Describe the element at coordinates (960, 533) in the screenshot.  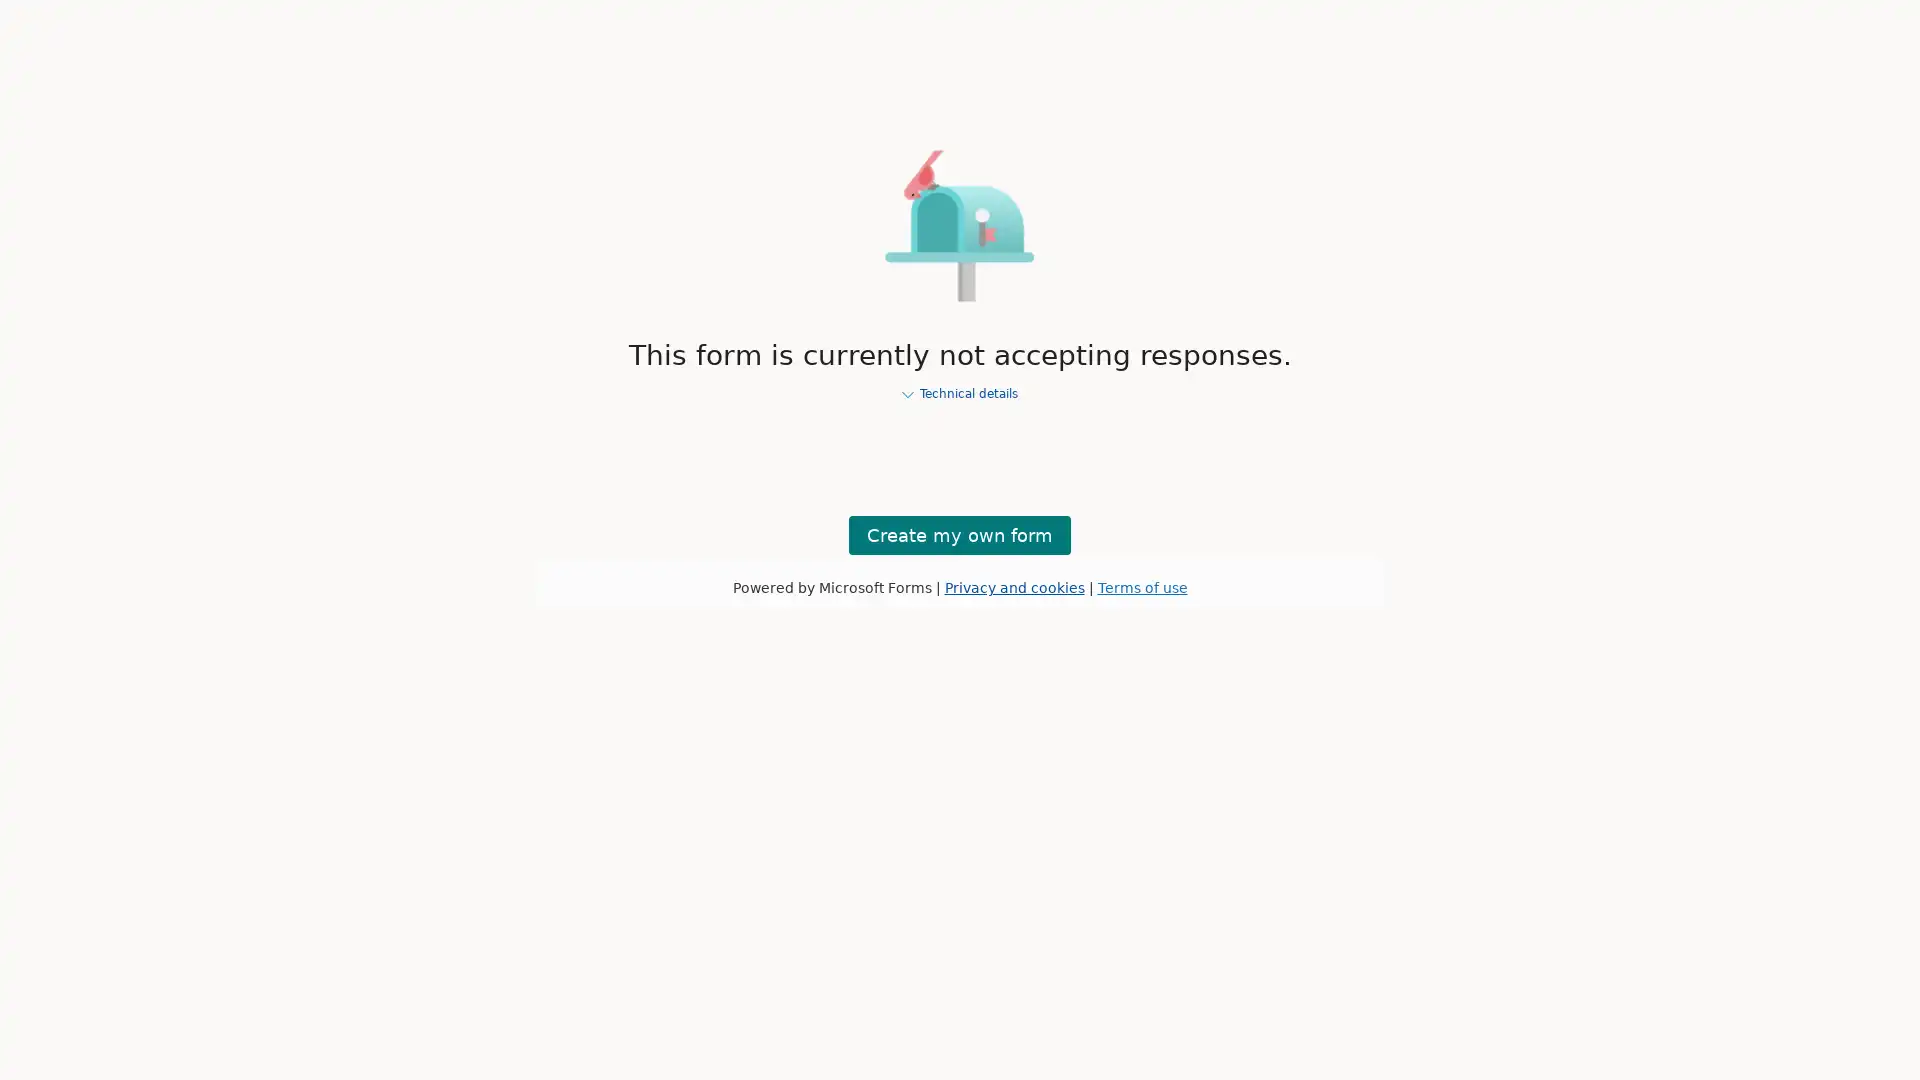
I see `Create my own form` at that location.